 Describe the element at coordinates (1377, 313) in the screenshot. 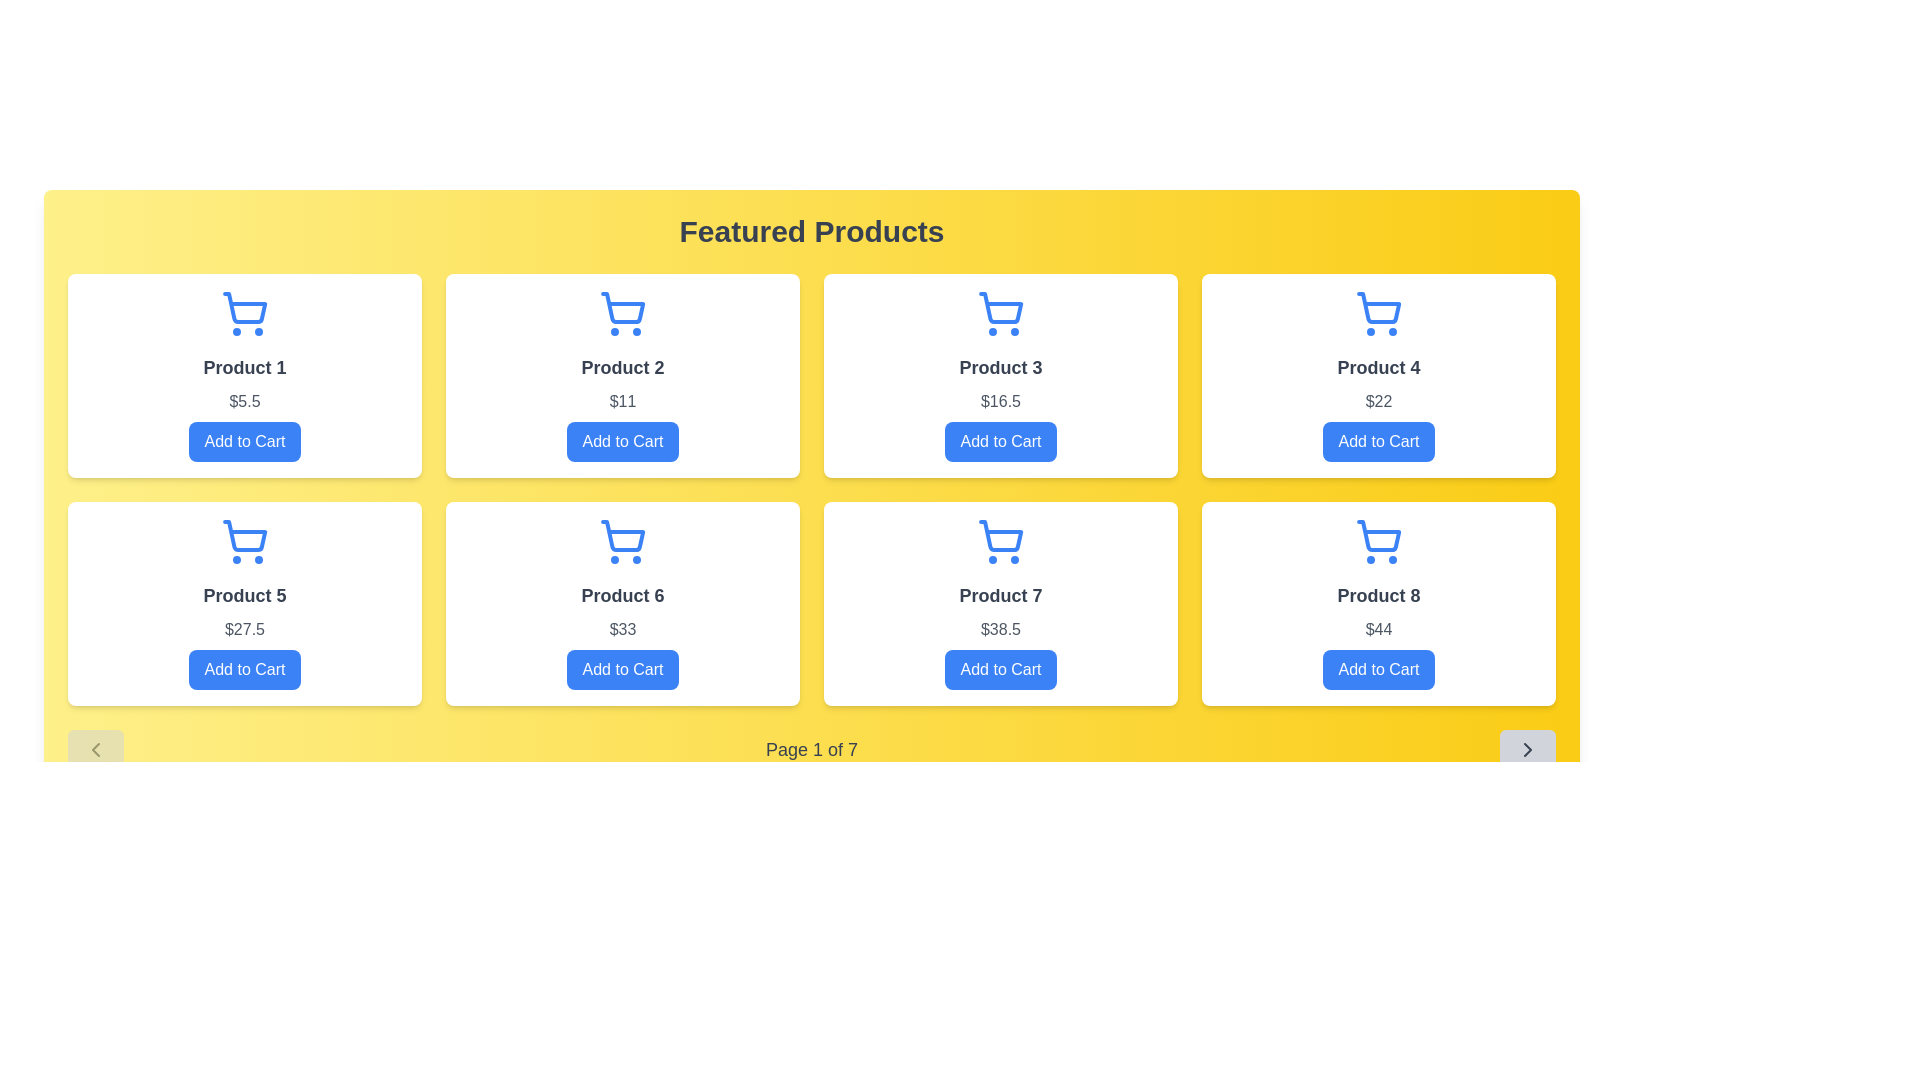

I see `the blue shopping cart icon located at the top-center of the fourth product card, which is above the product details and the 'Add to Cart' button` at that location.